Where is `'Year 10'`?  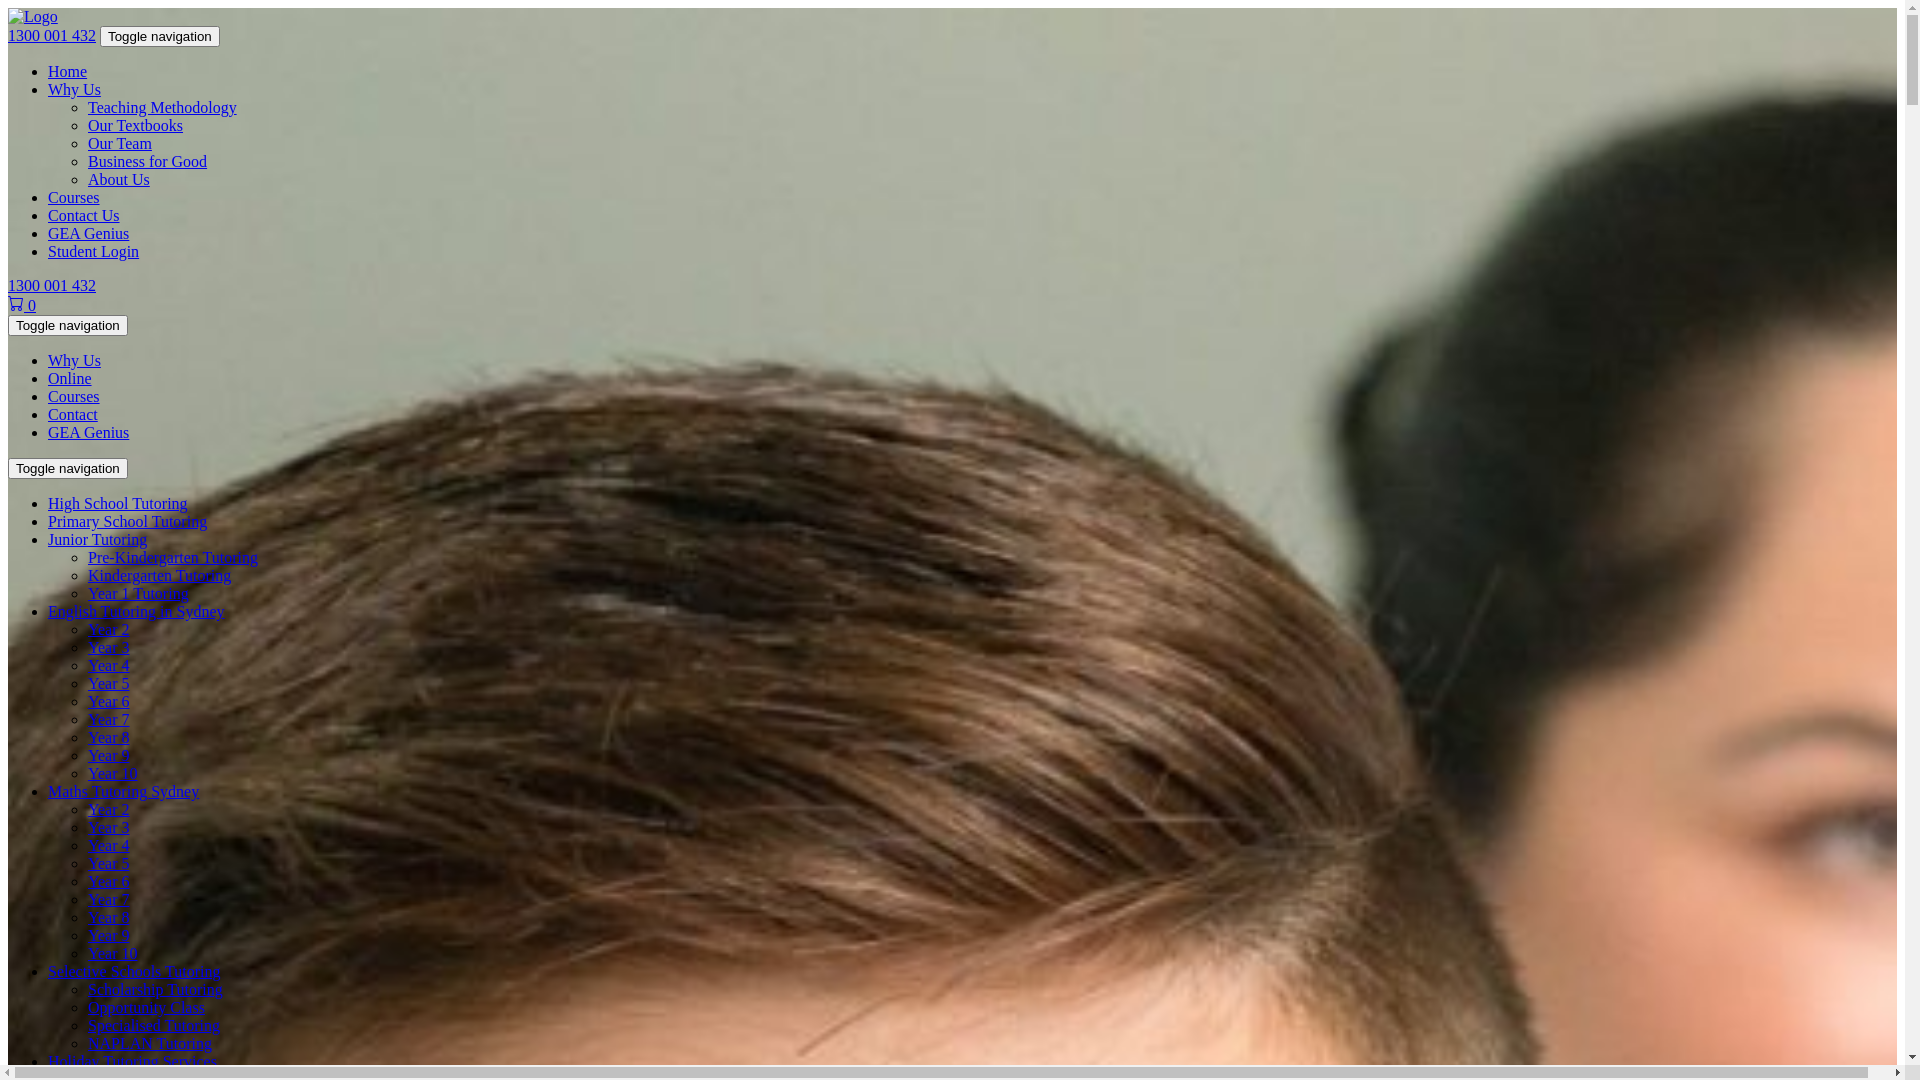
'Year 10' is located at coordinates (111, 772).